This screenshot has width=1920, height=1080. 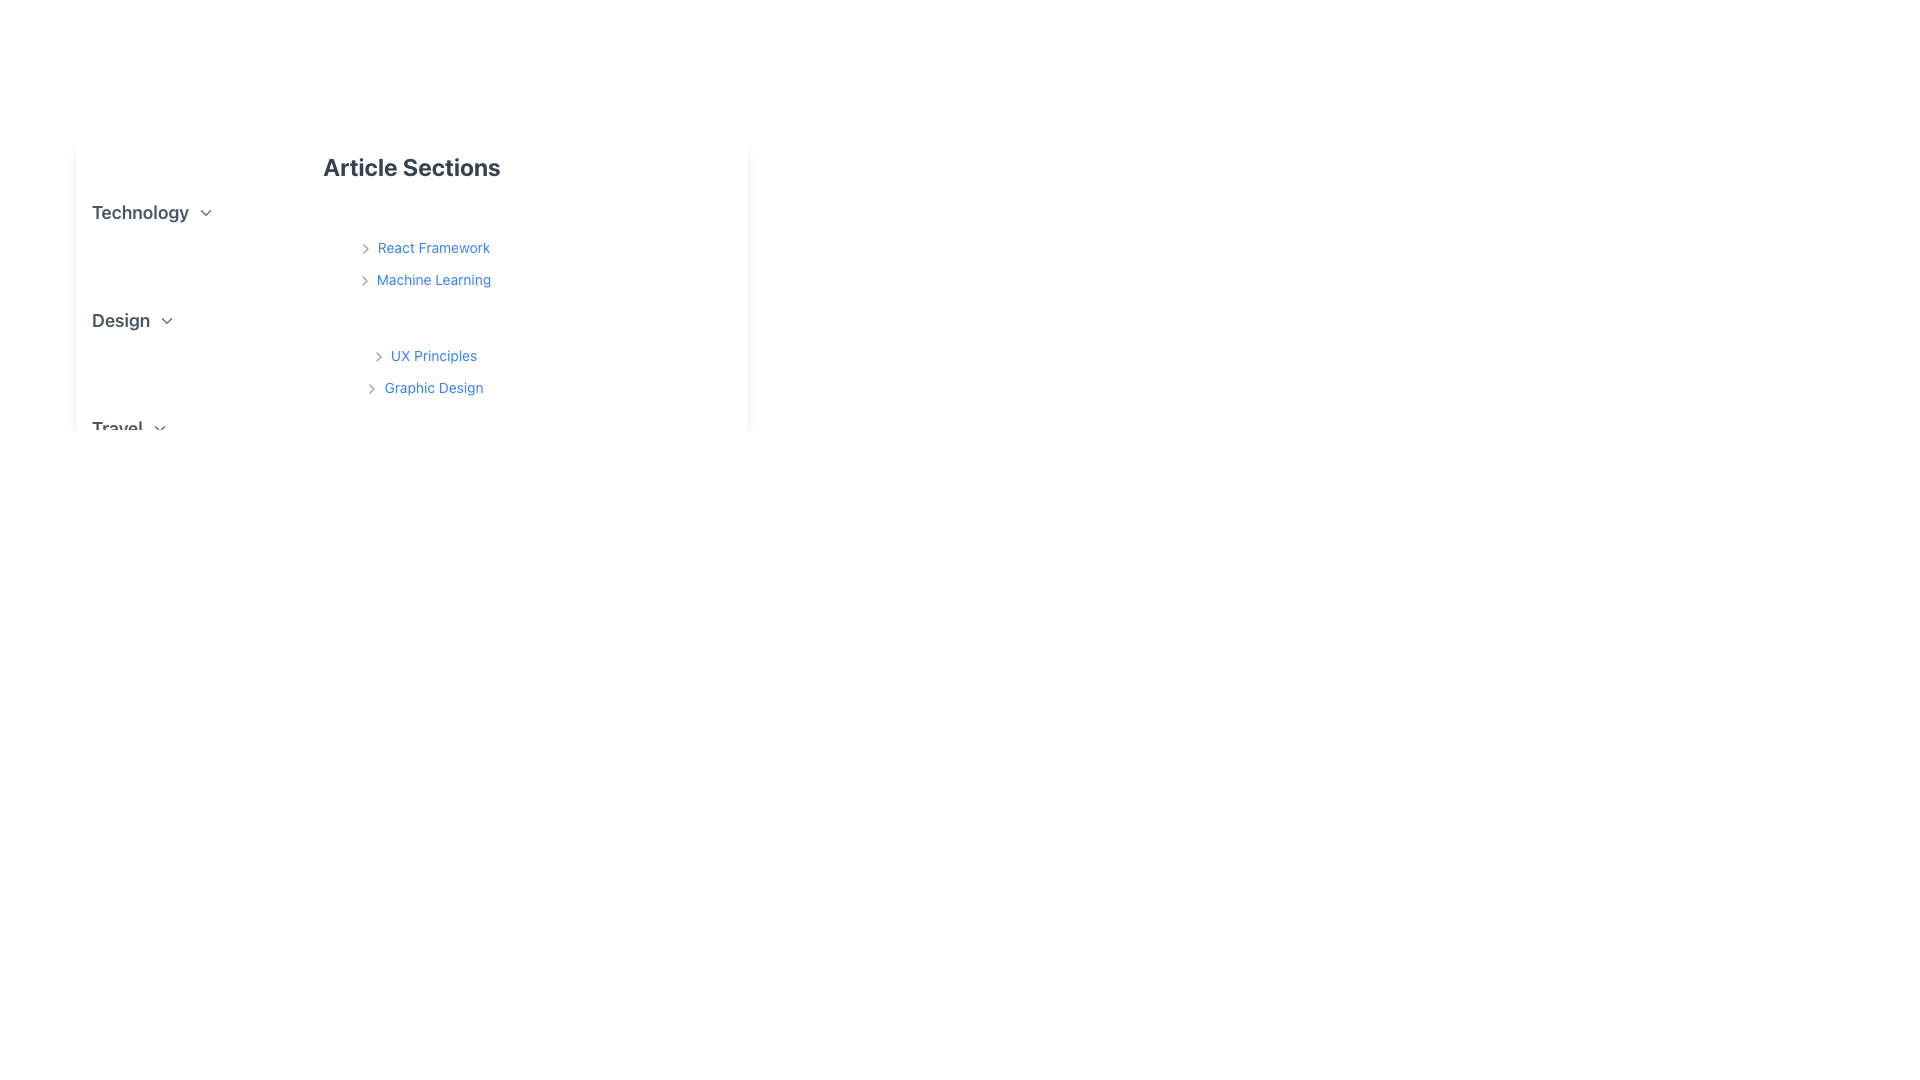 What do you see at coordinates (422, 386) in the screenshot?
I see `the 'Graphic Design' hyperlink, which is styled in blue and accompanied by a right-pointing chevron icon, located under the 'Design' category as the second item` at bounding box center [422, 386].